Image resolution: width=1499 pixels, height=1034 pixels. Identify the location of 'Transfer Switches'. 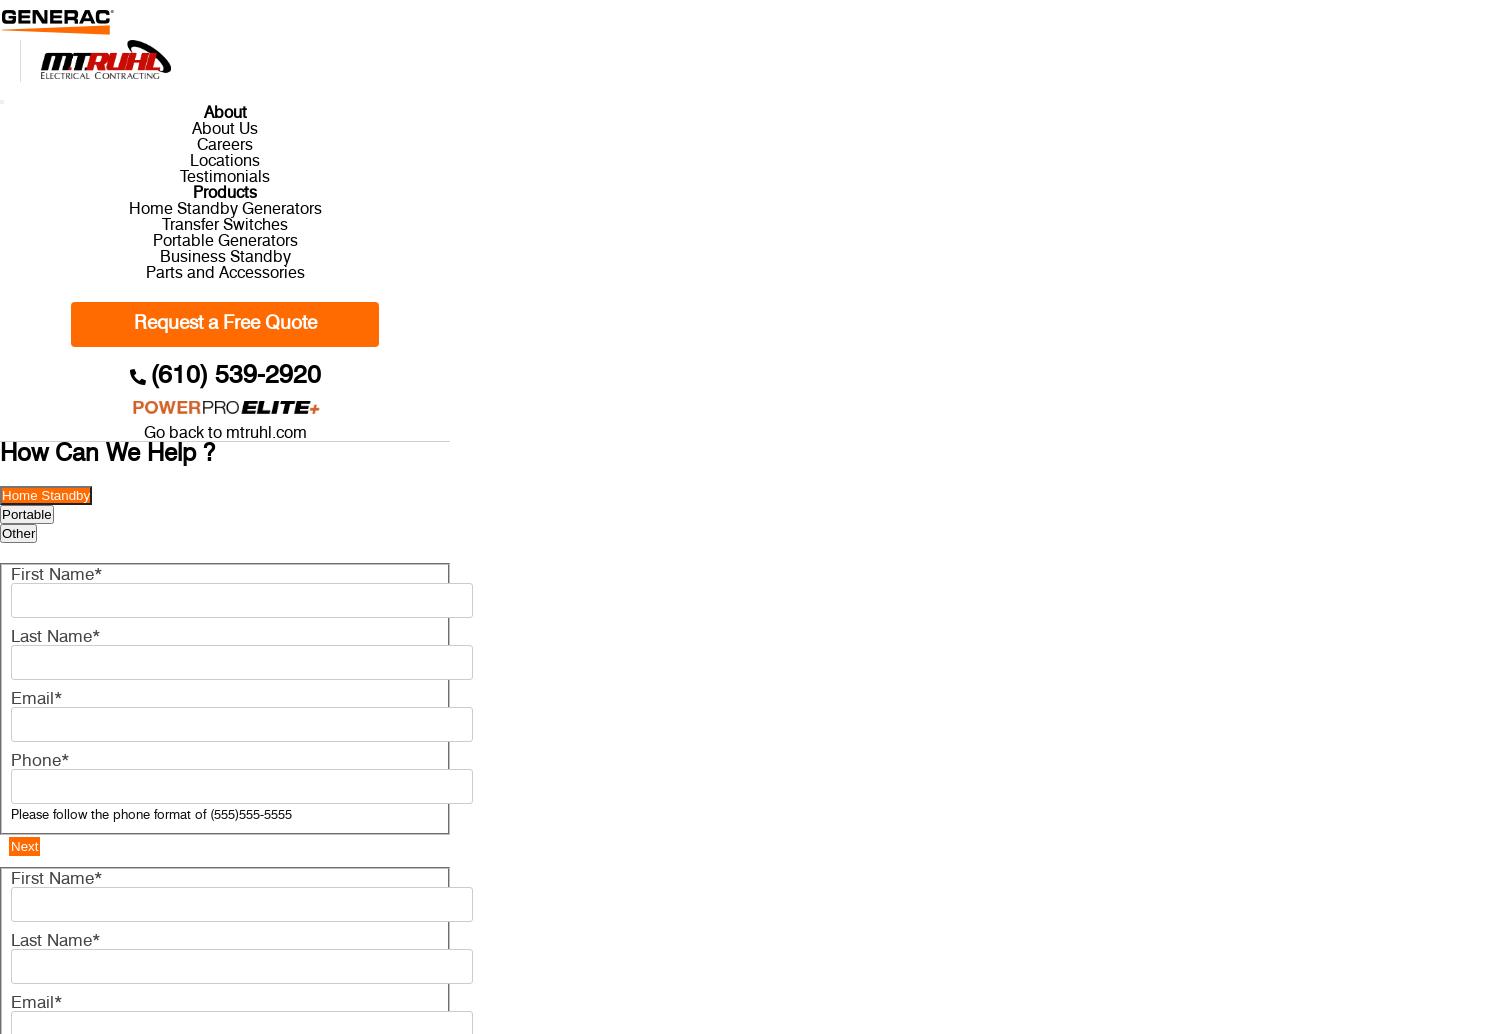
(223, 224).